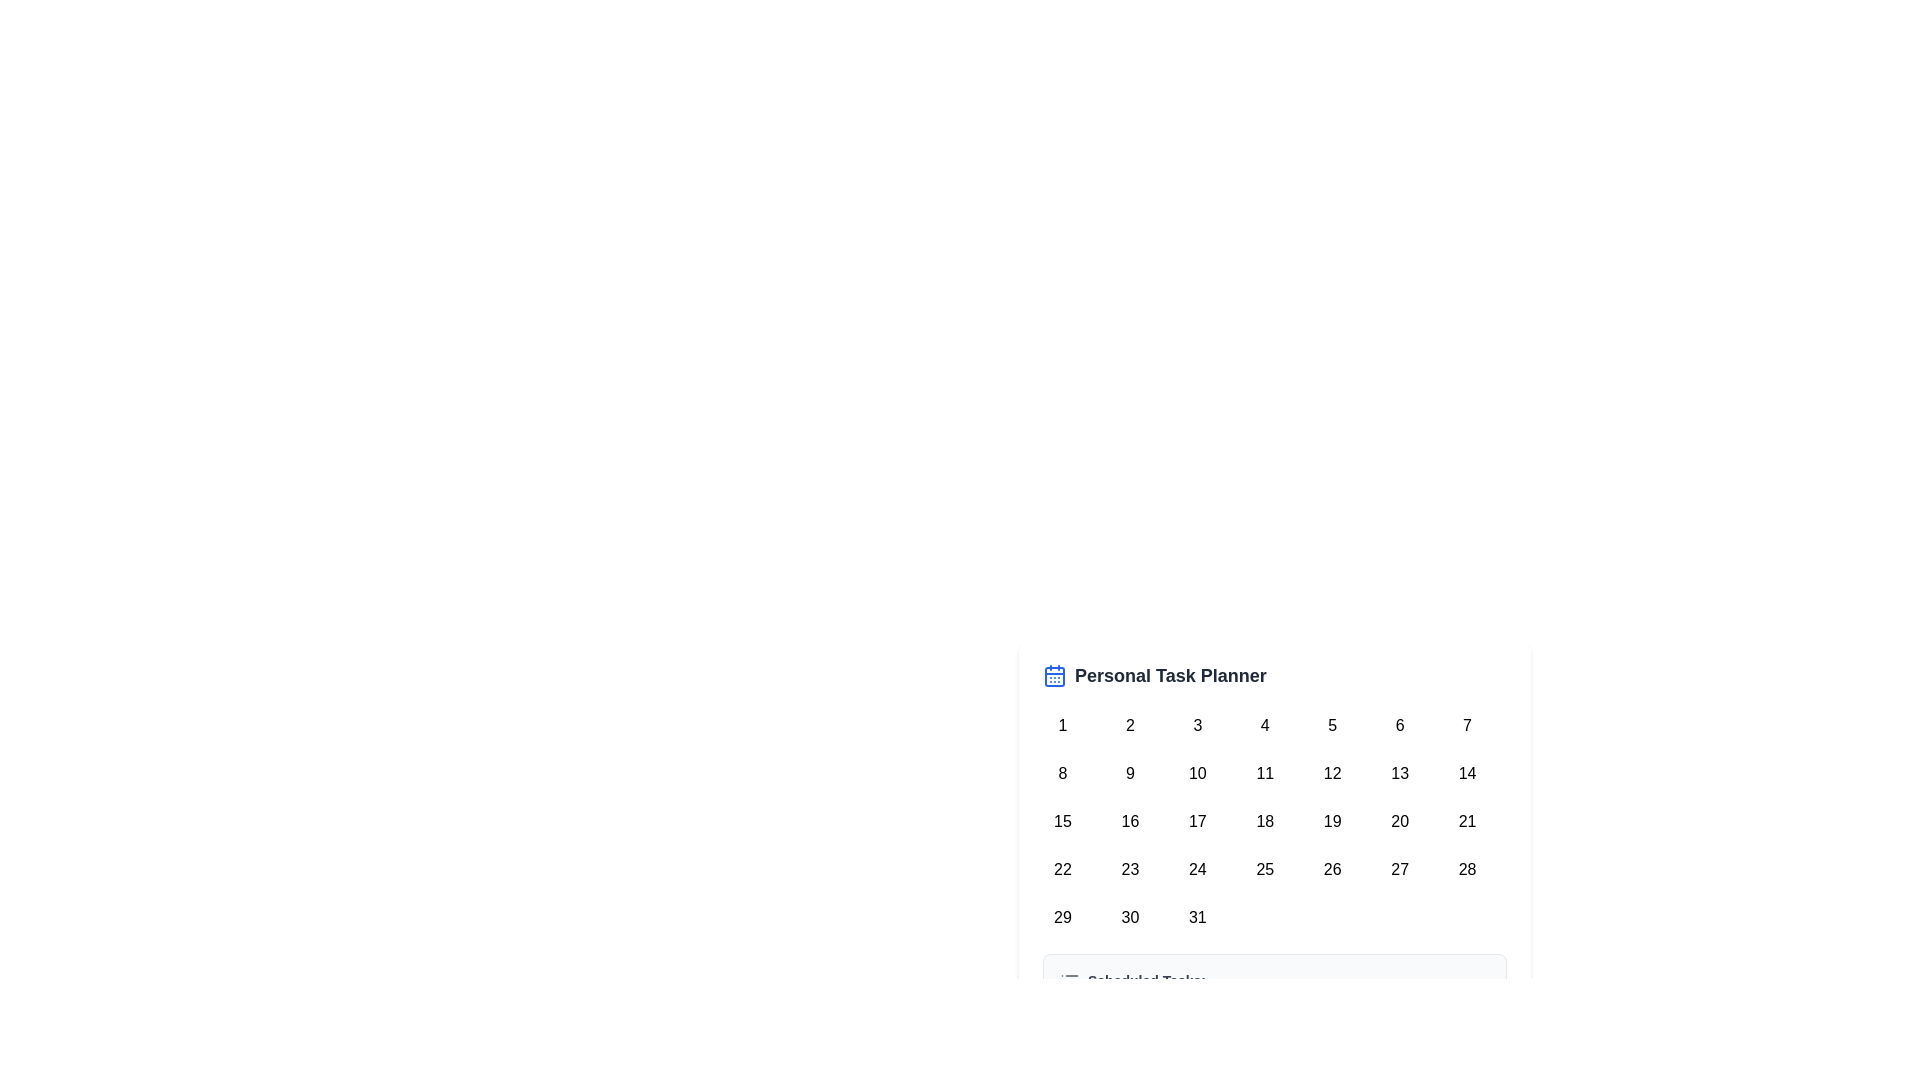  Describe the element at coordinates (1264, 725) in the screenshot. I see `the button representing the fourth day of the month` at that location.